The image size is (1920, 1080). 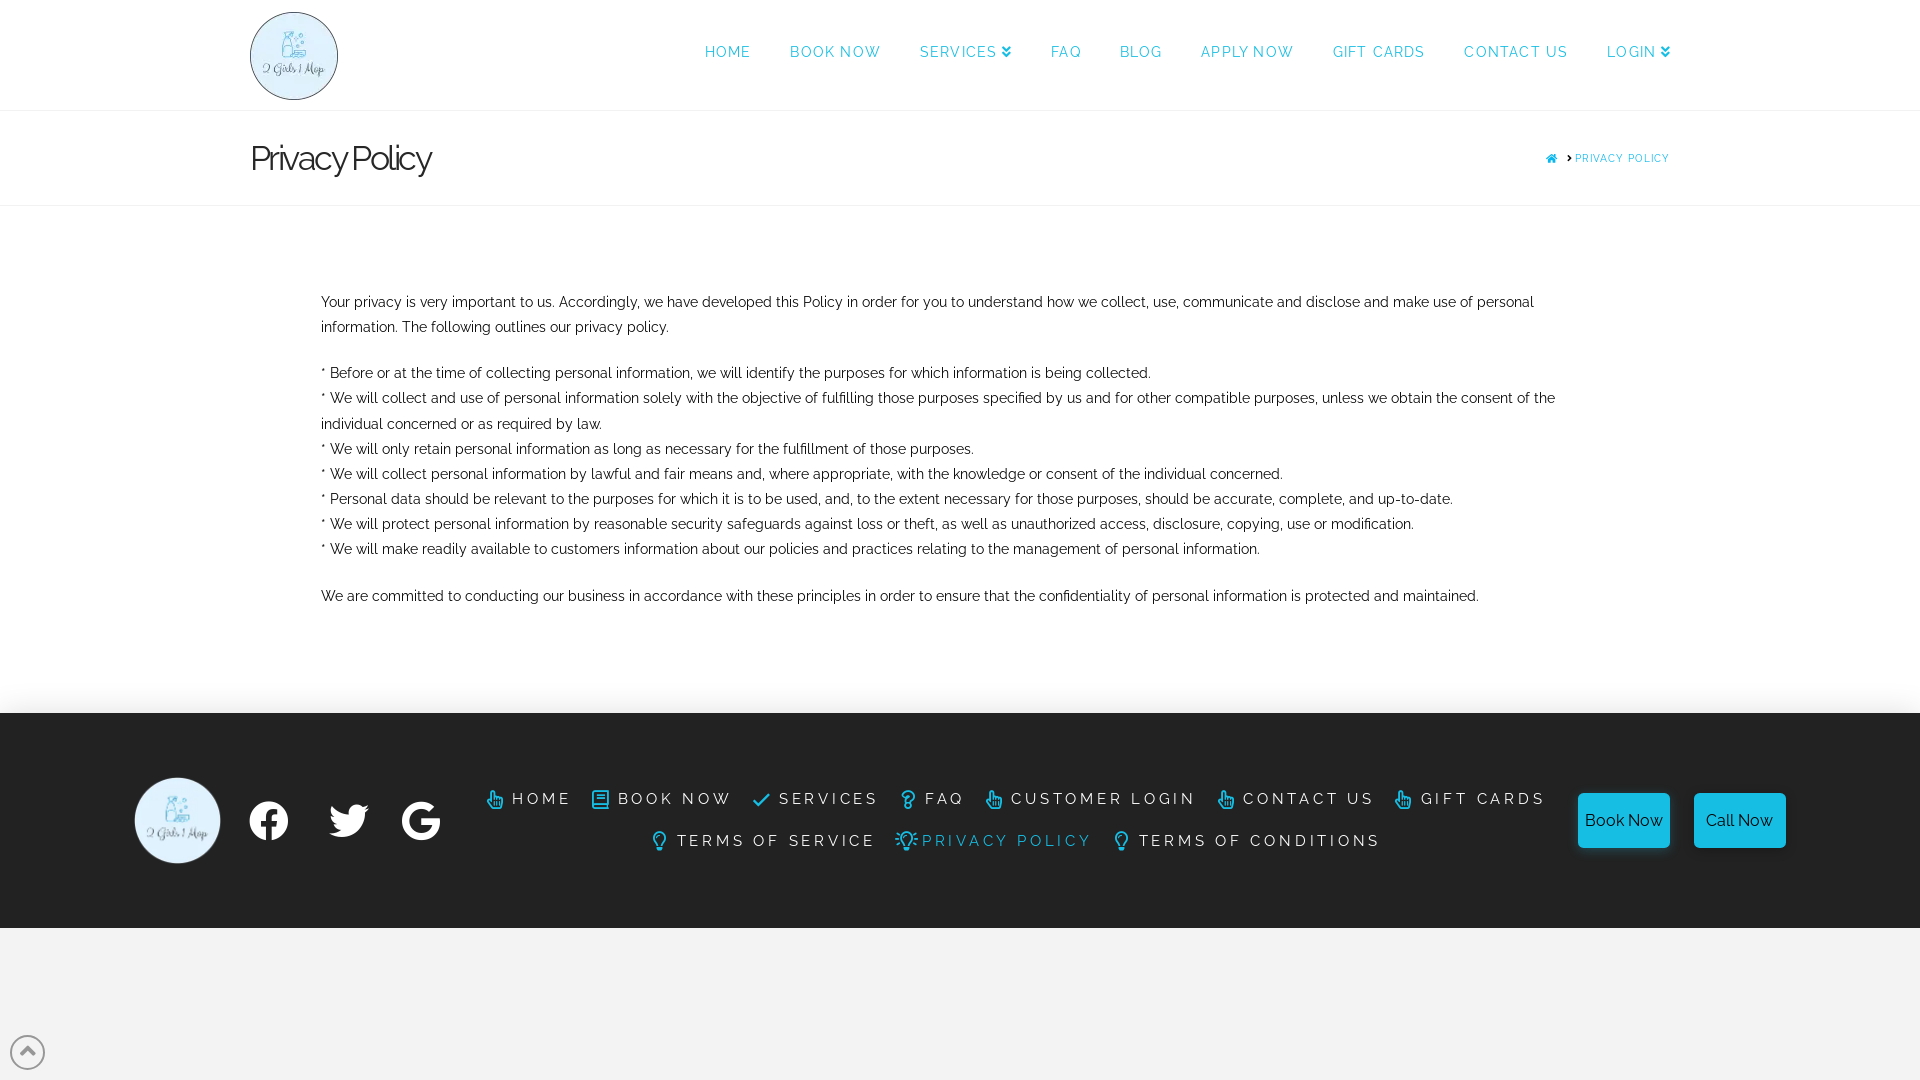 What do you see at coordinates (637, 841) in the screenshot?
I see `'TERMS OF SERVICE'` at bounding box center [637, 841].